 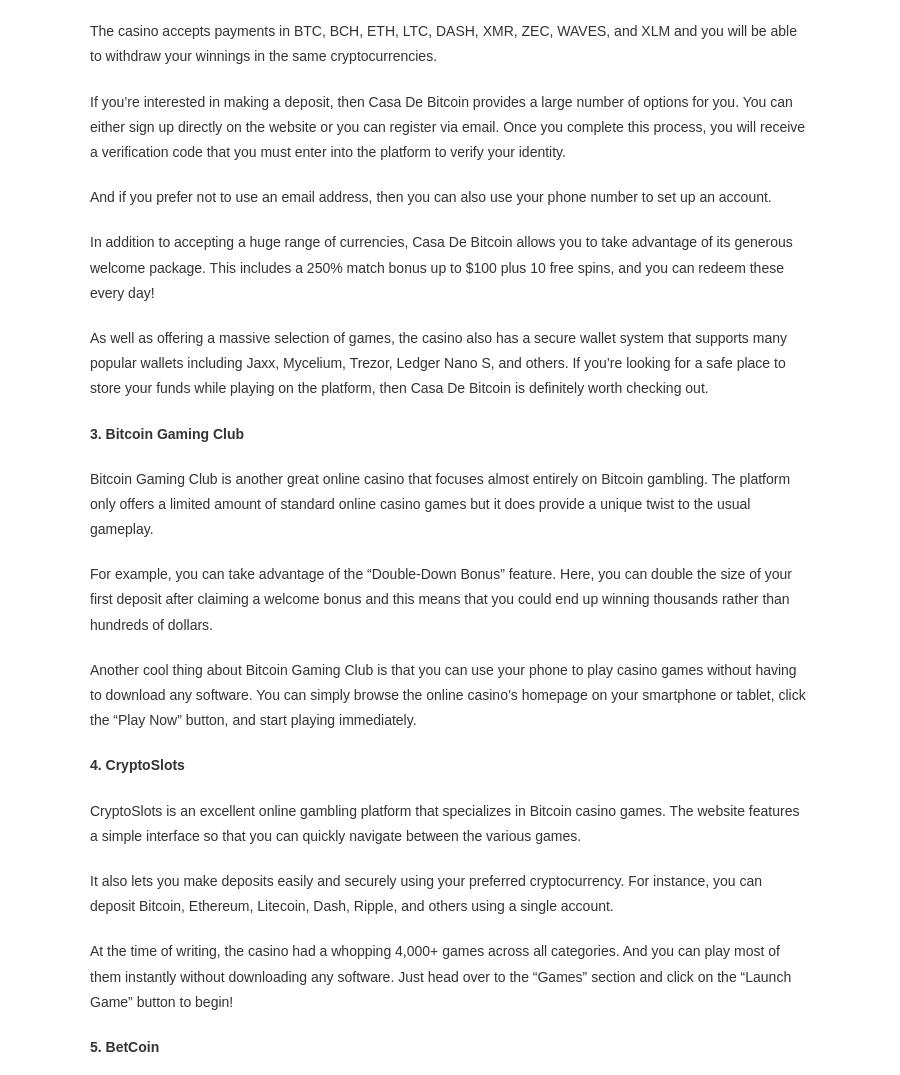 I want to click on 'As well as offering a massive selection of games, the casino also has a secure wallet system that supports many popular wallets including Jaxx, Mycelium, Trezor, Ledger Nano S, and others. If you’re looking for a safe place to store your funds while playing on the platform, then Casa De Bitcoin is definitely worth checking out.', so click(x=438, y=362).